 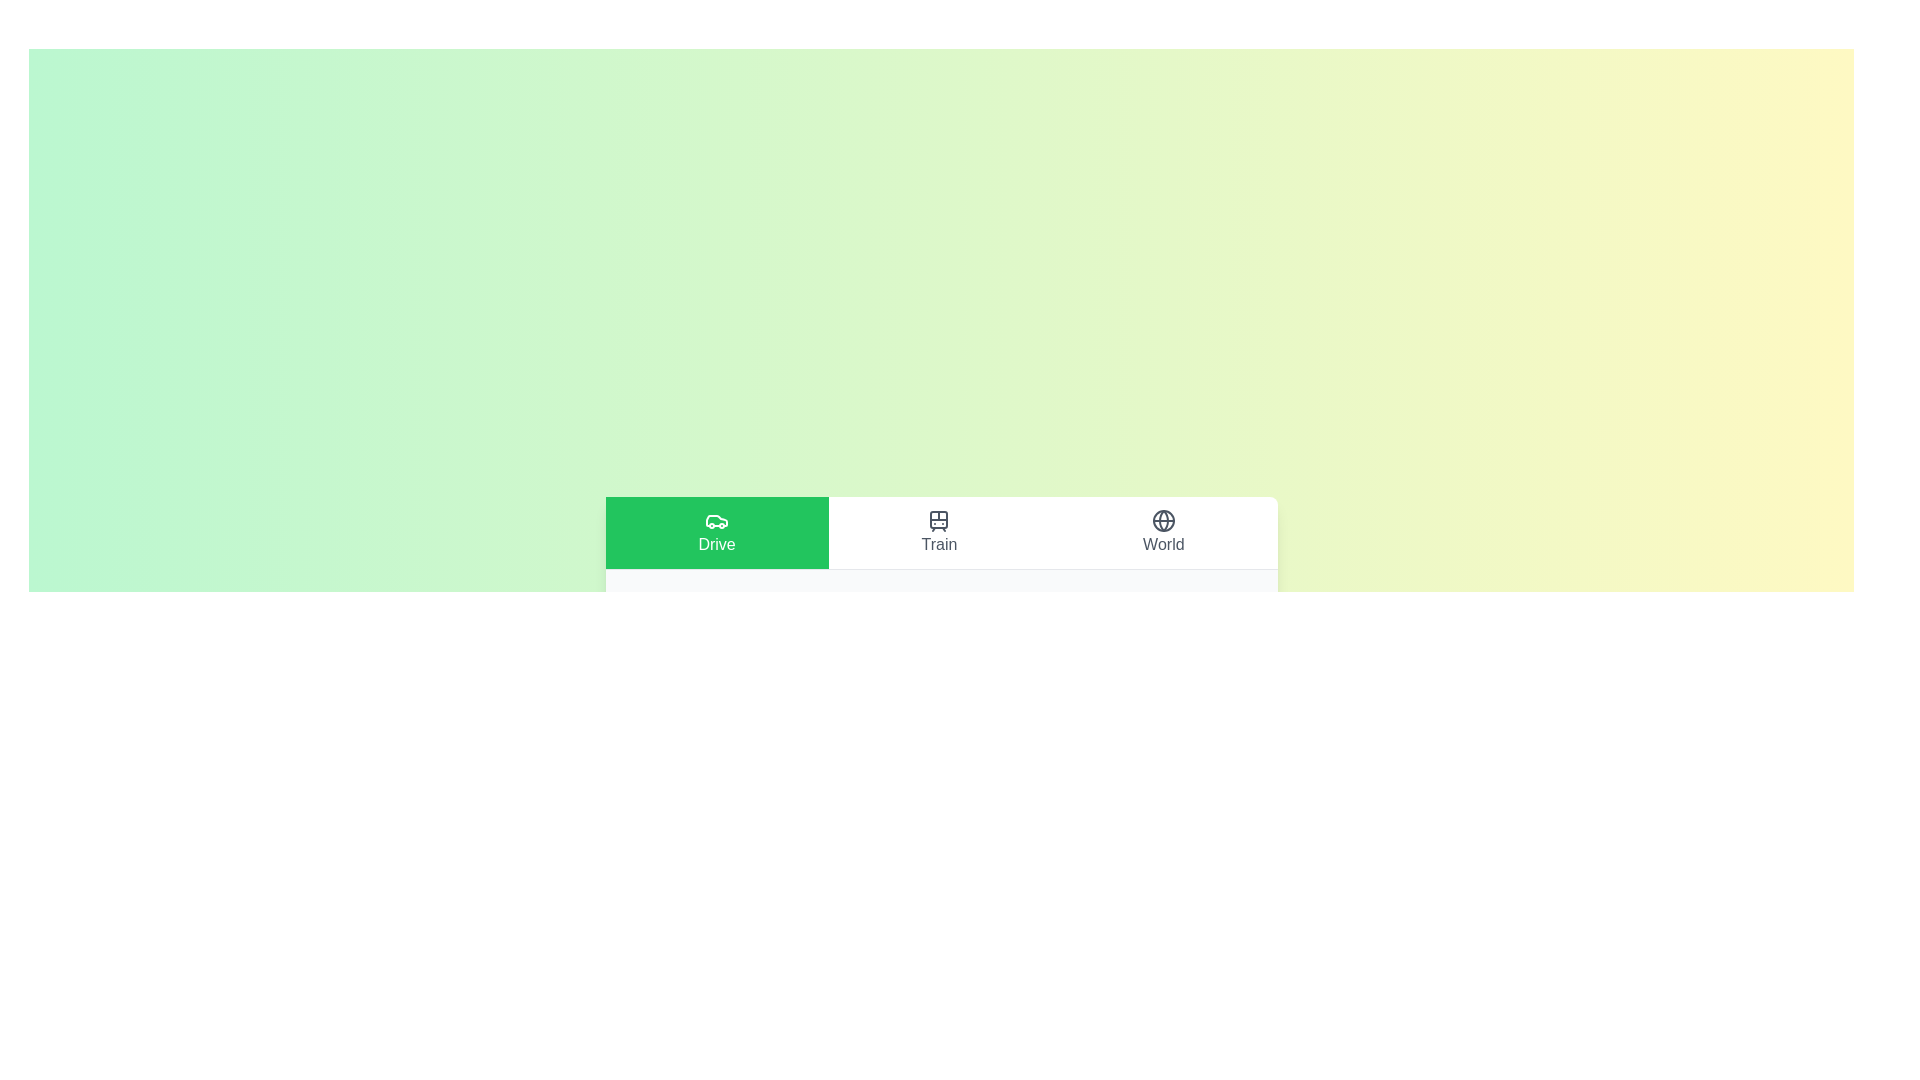 I want to click on the tab labeled World, so click(x=1163, y=531).